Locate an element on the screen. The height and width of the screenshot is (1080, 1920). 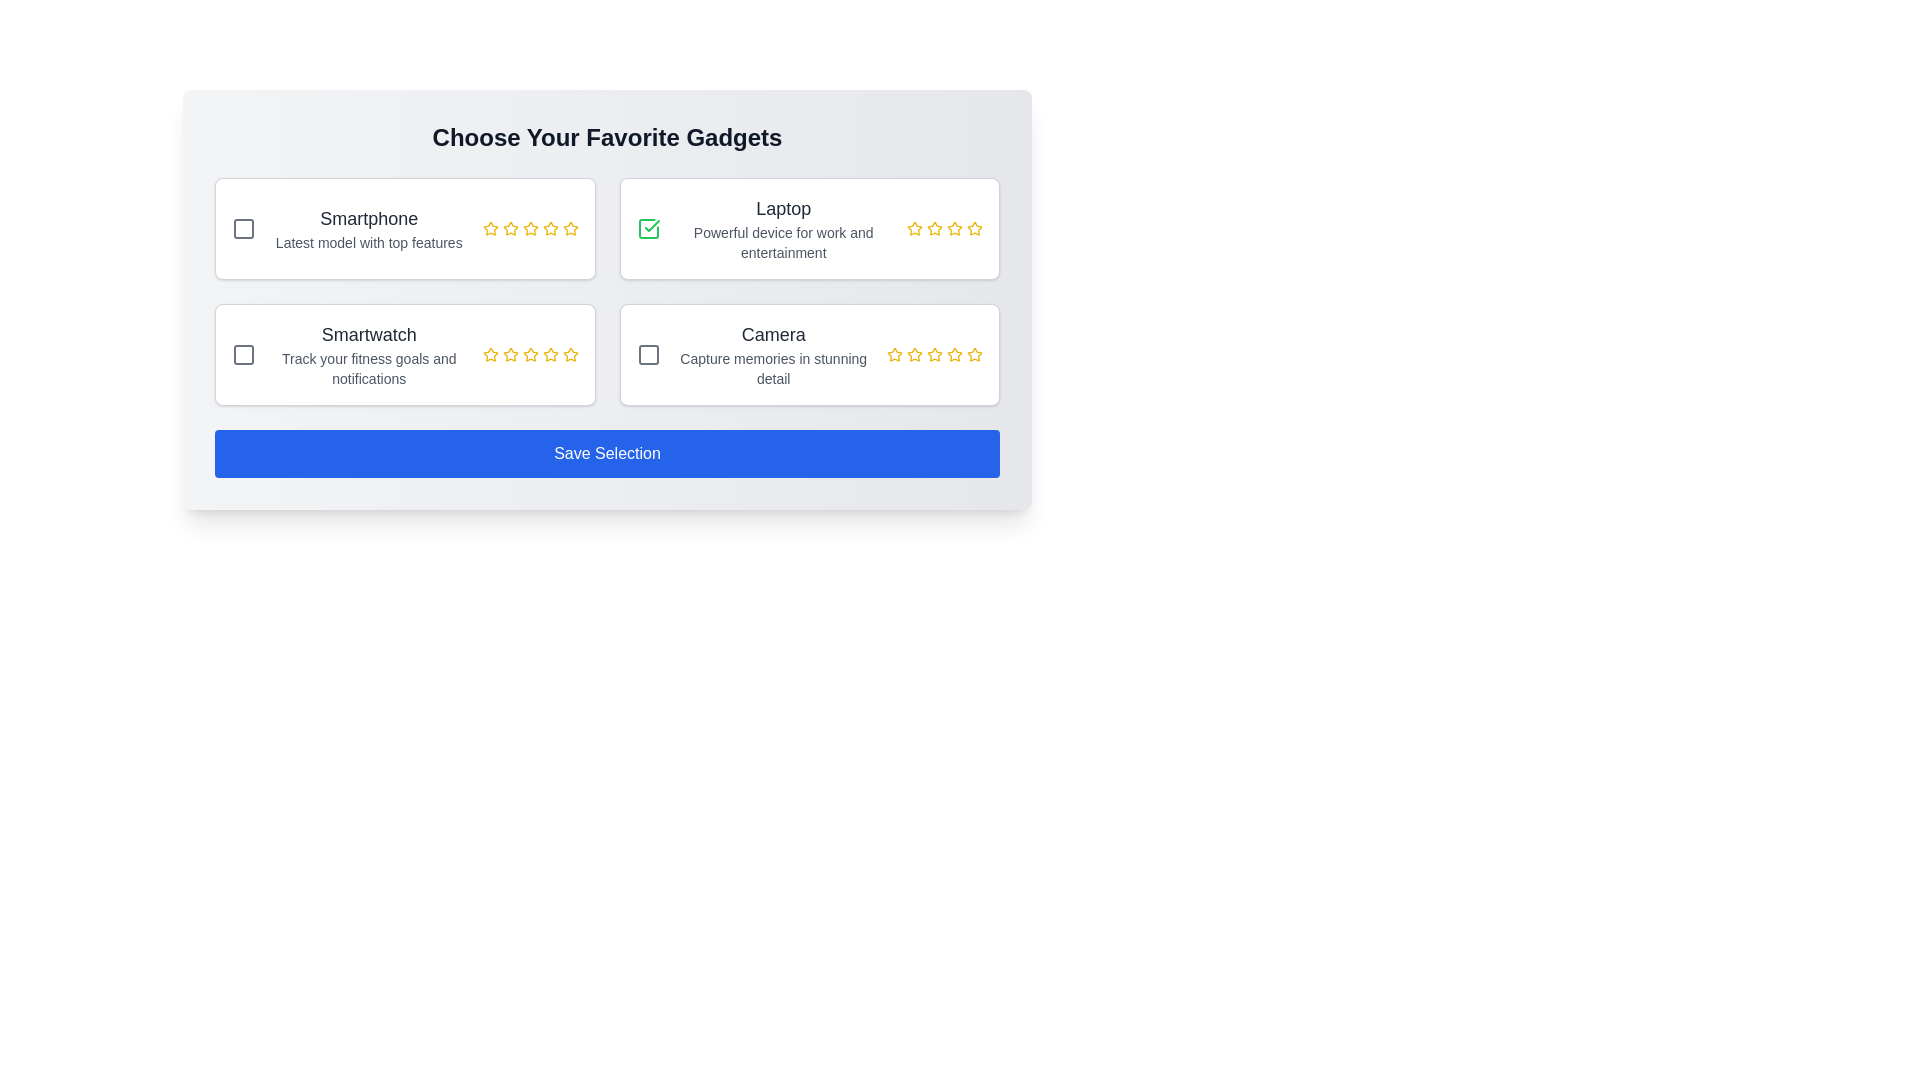
the third star of the rating bar in the 'Camera' section located at the bottom-right corner of the layout is located at coordinates (914, 353).